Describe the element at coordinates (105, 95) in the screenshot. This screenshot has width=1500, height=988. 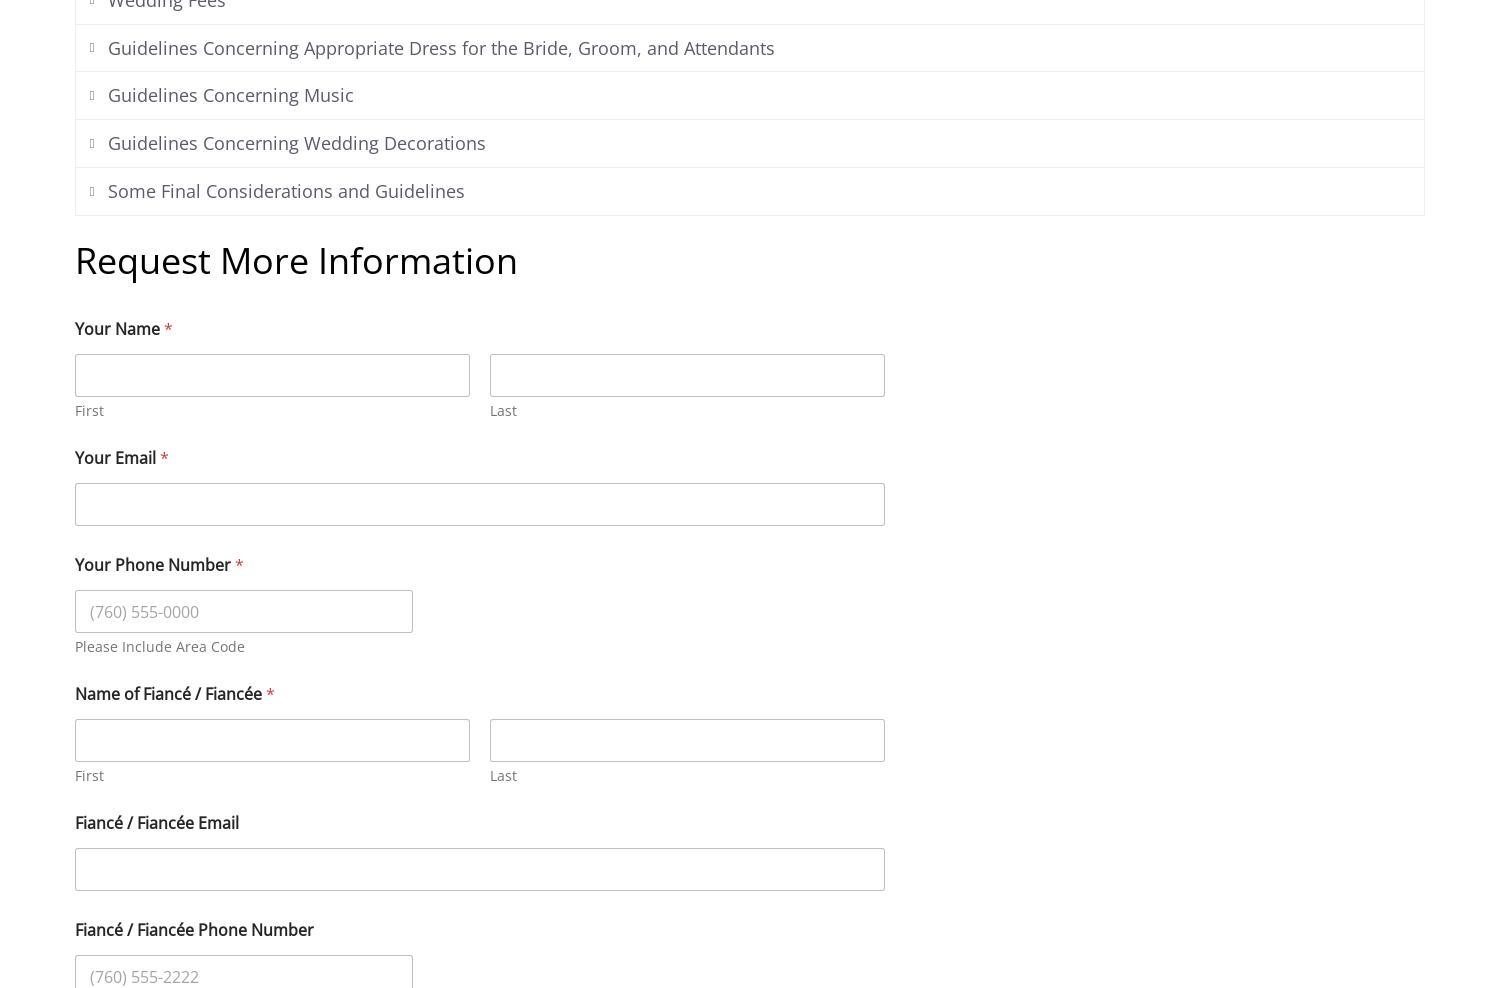
I see `'Guidelines Concerning Music'` at that location.